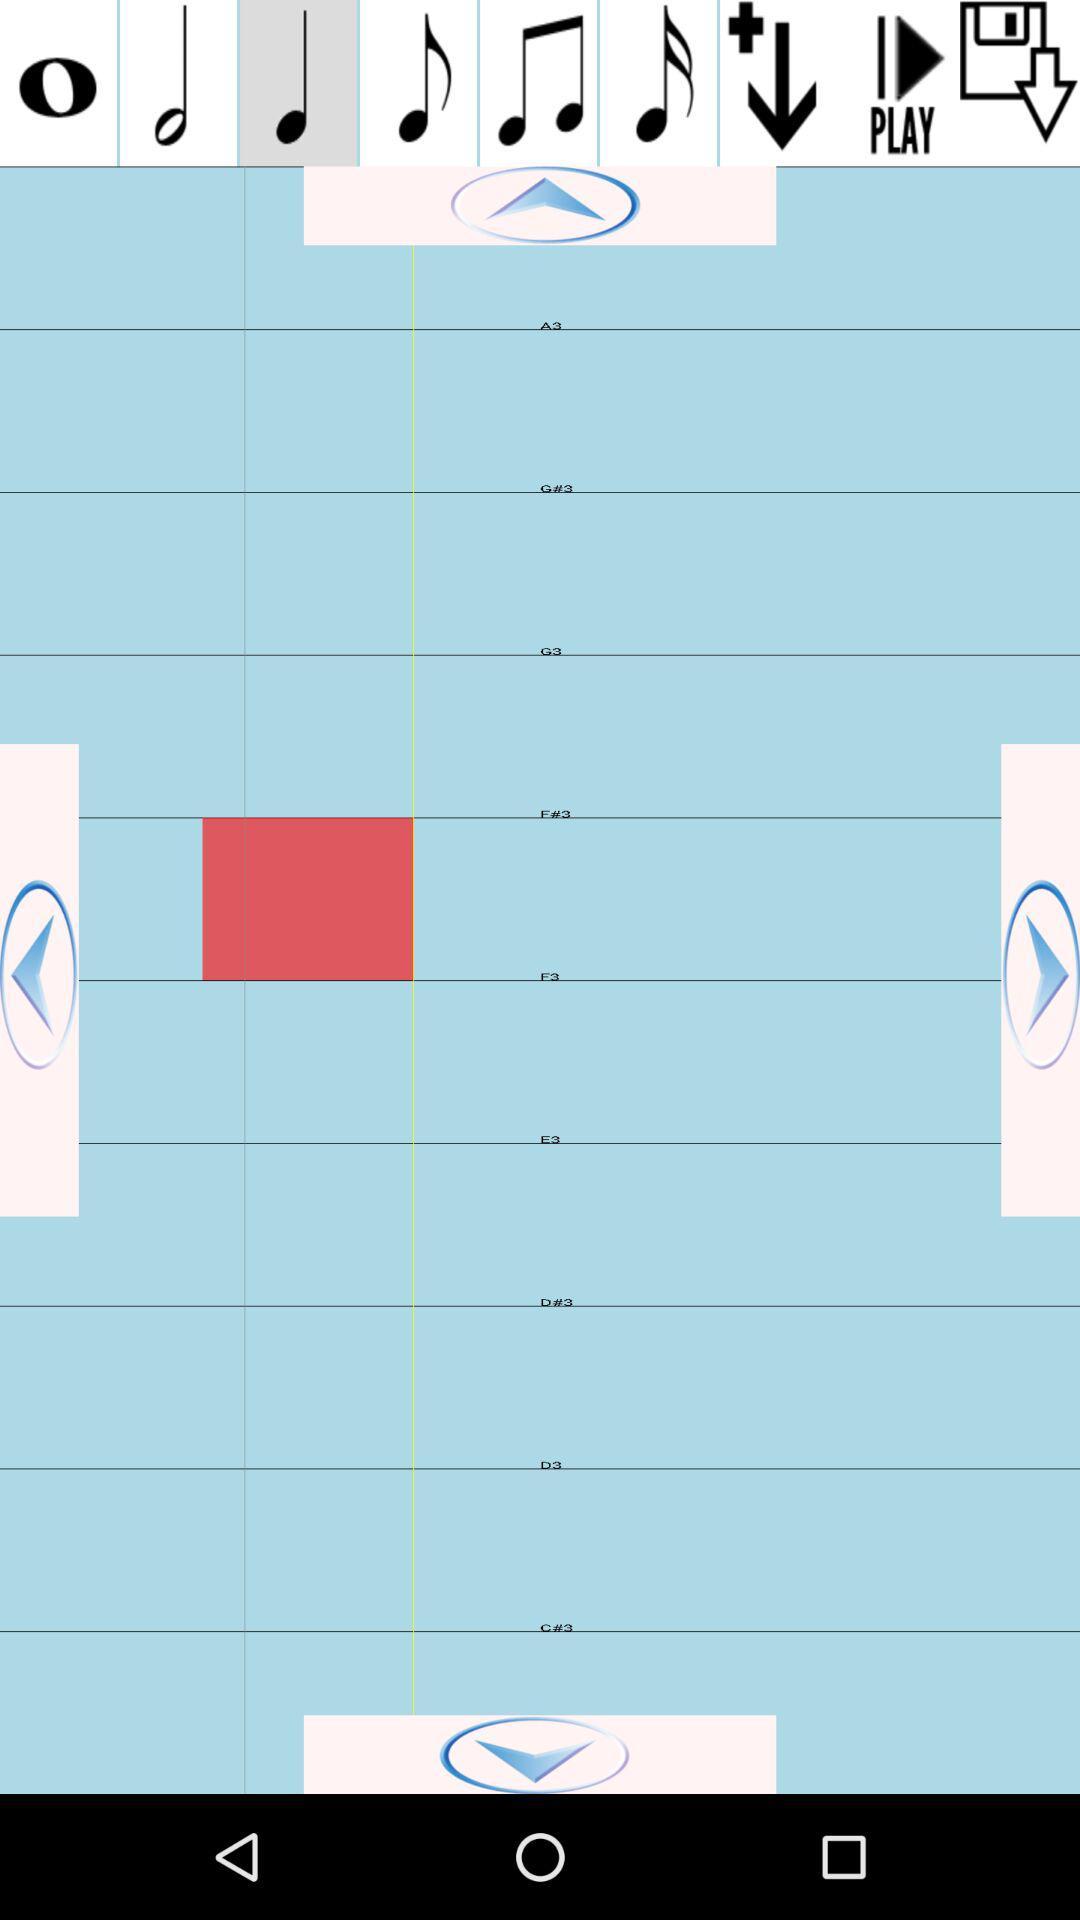 Image resolution: width=1080 pixels, height=1920 pixels. Describe the element at coordinates (778, 82) in the screenshot. I see `new below` at that location.